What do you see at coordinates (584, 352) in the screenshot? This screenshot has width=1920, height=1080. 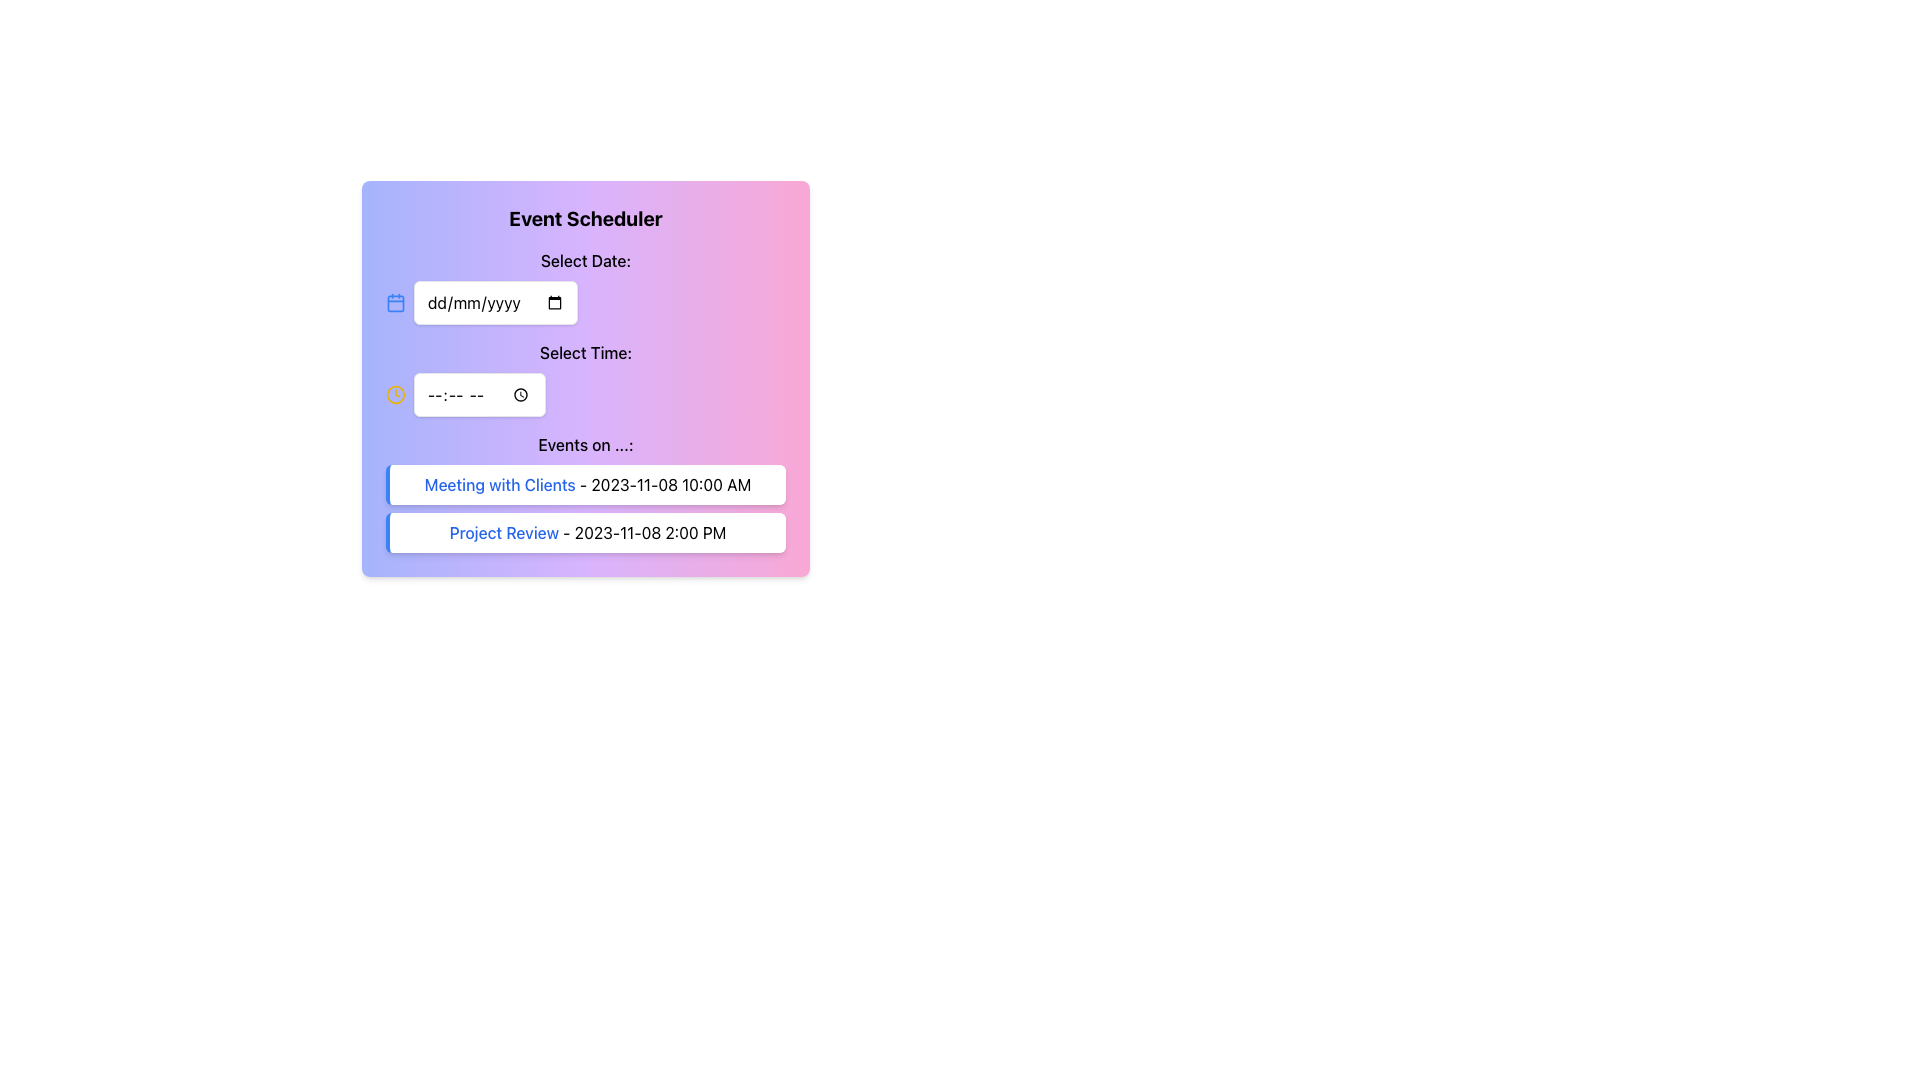 I see `contextual Text label that provides information about the time selection input, positioned above the clock icon and the input field` at bounding box center [584, 352].